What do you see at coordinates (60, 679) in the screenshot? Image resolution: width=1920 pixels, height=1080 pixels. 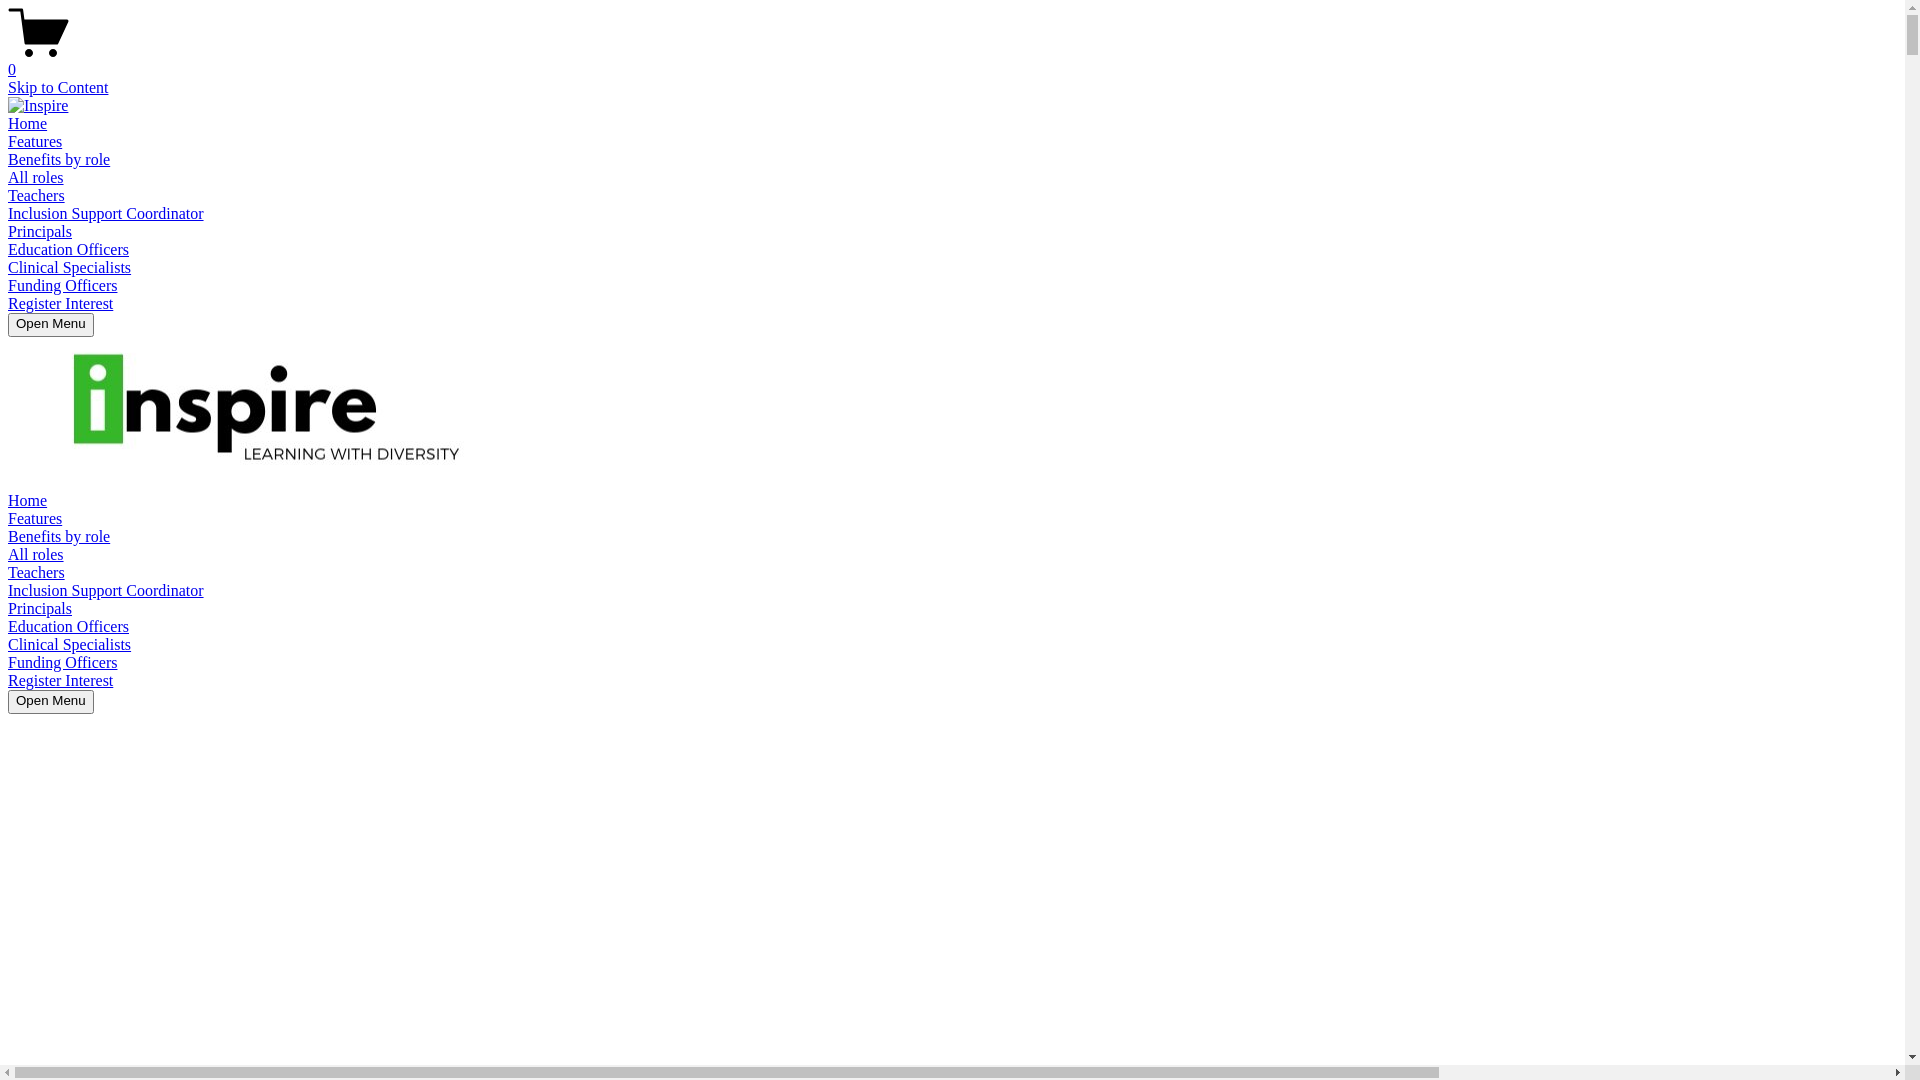 I see `'Register Interest'` at bounding box center [60, 679].